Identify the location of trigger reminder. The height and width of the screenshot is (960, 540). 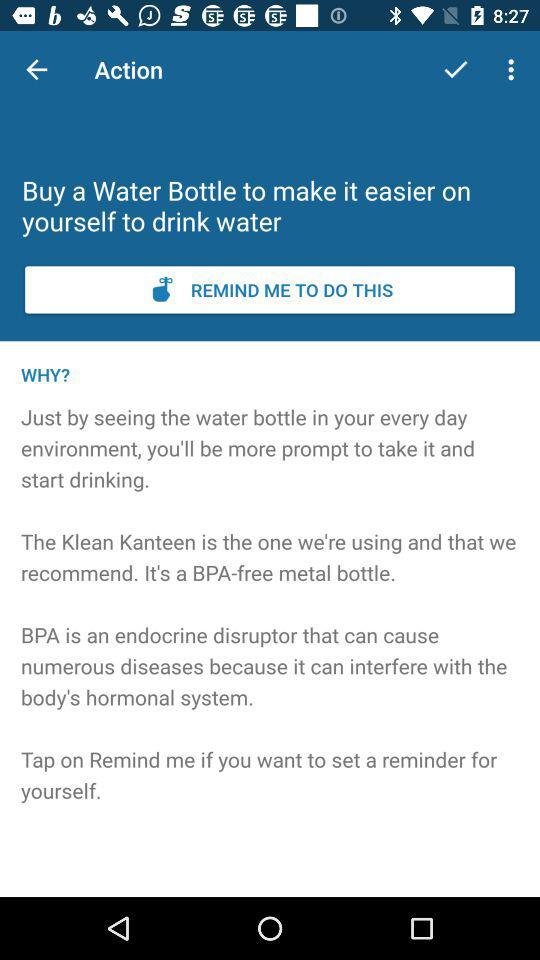
(270, 288).